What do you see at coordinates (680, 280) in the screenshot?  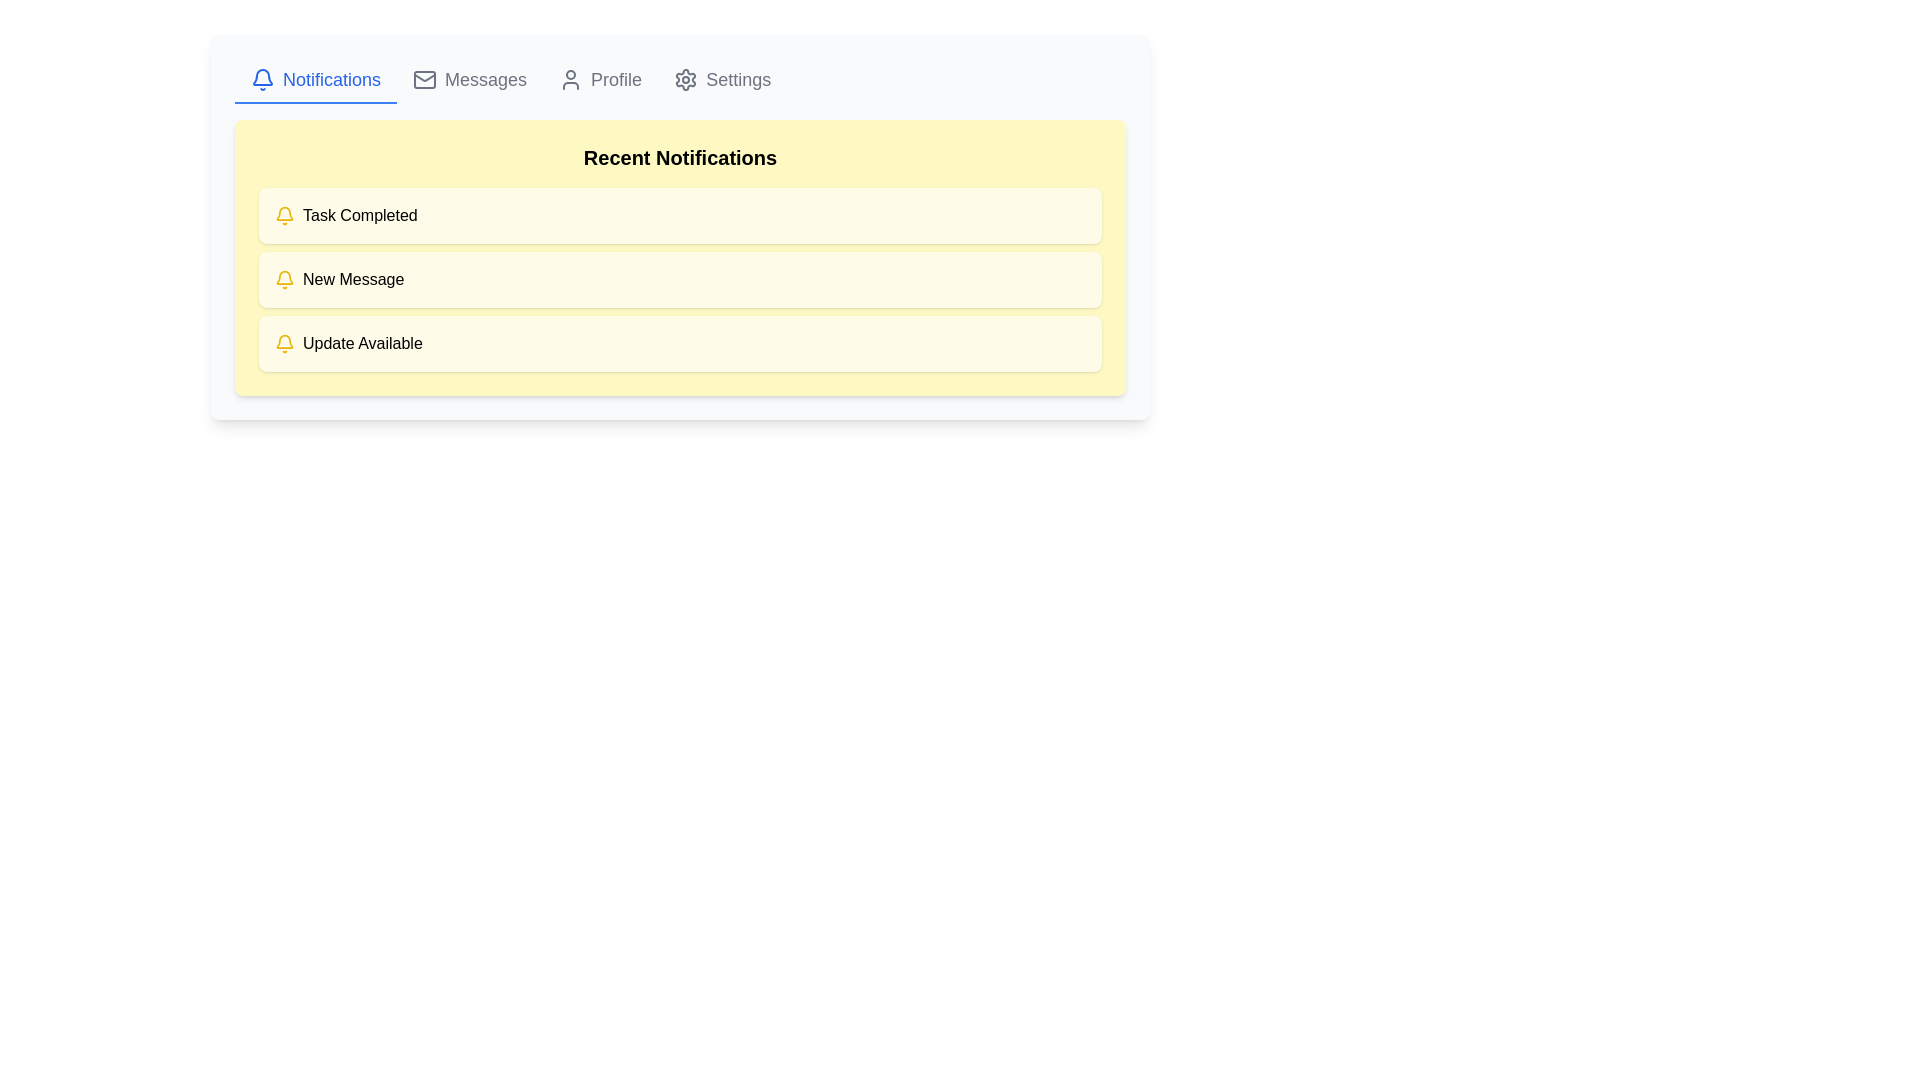 I see `the second notification in the 'Recent Notifications' yellow card, which indicates a new message update` at bounding box center [680, 280].